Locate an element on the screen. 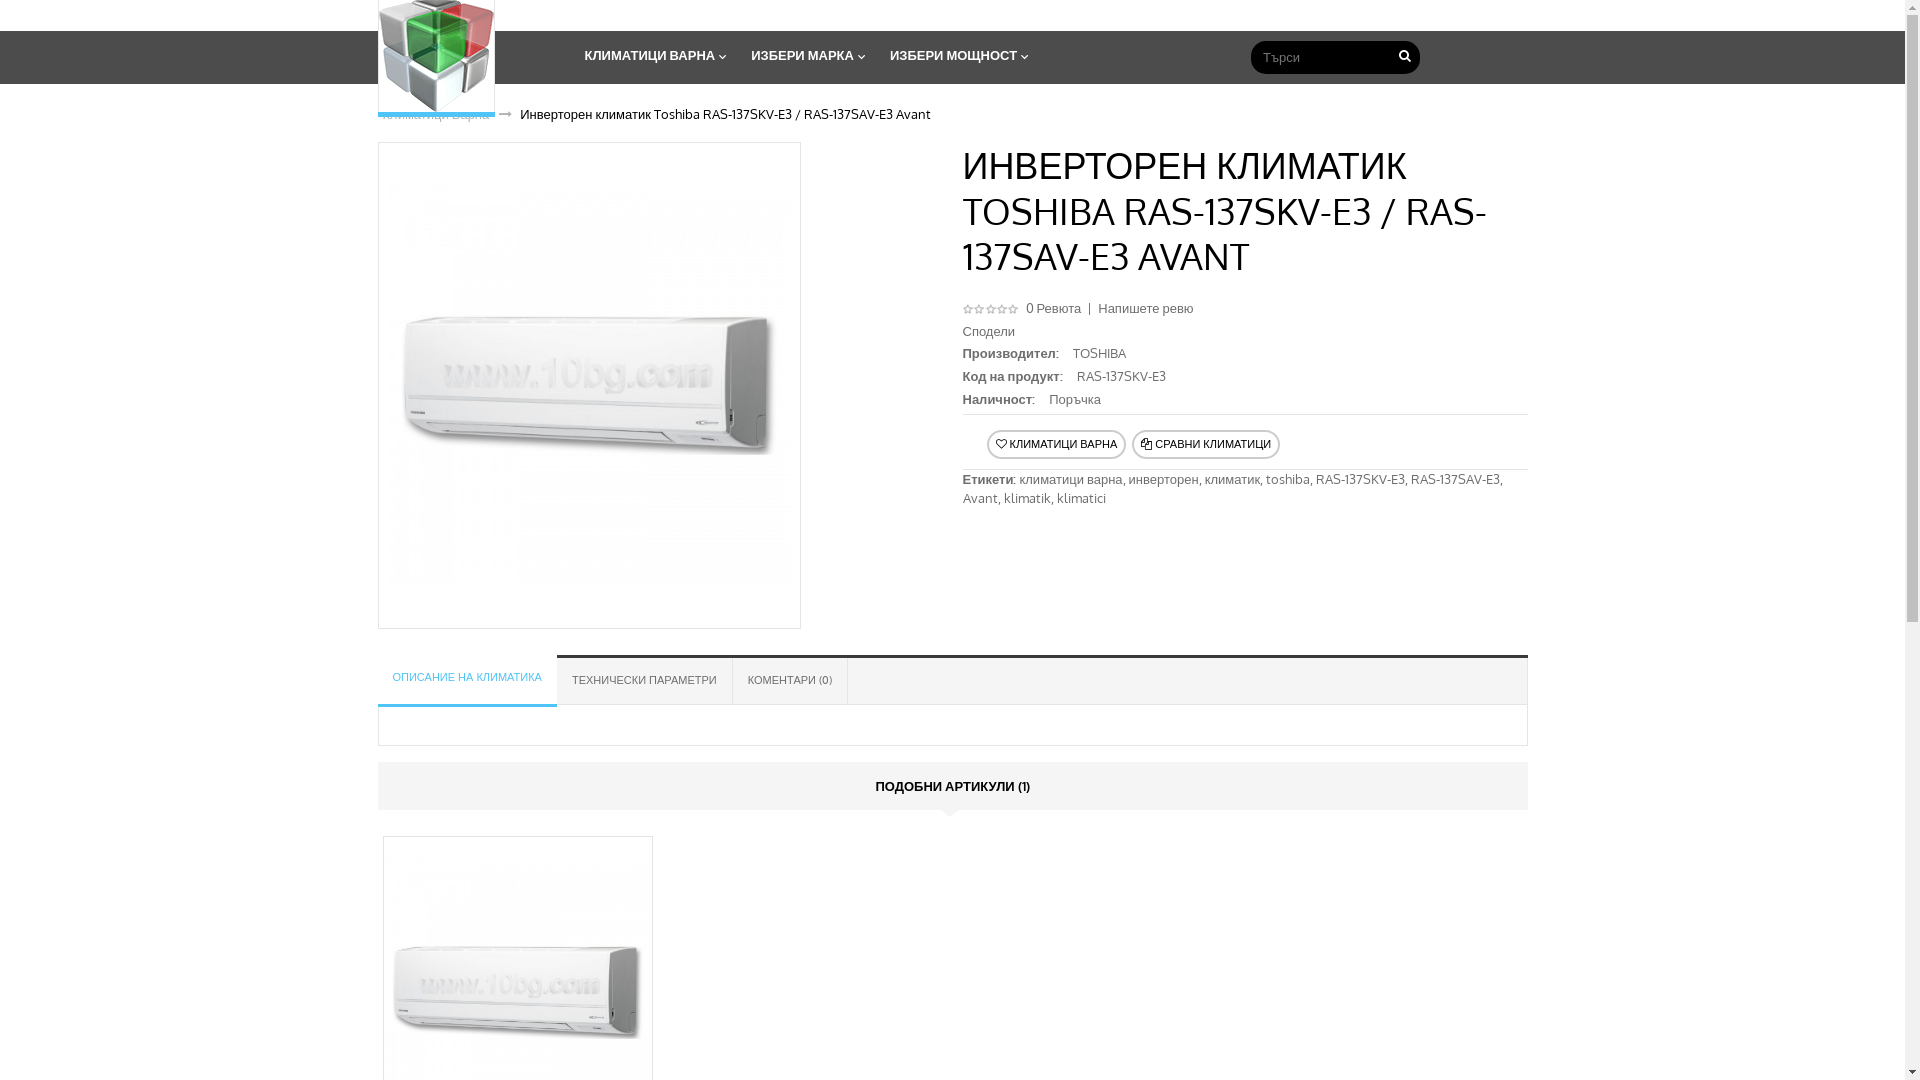 This screenshot has height=1080, width=1920. 'klimatik' is located at coordinates (1027, 496).